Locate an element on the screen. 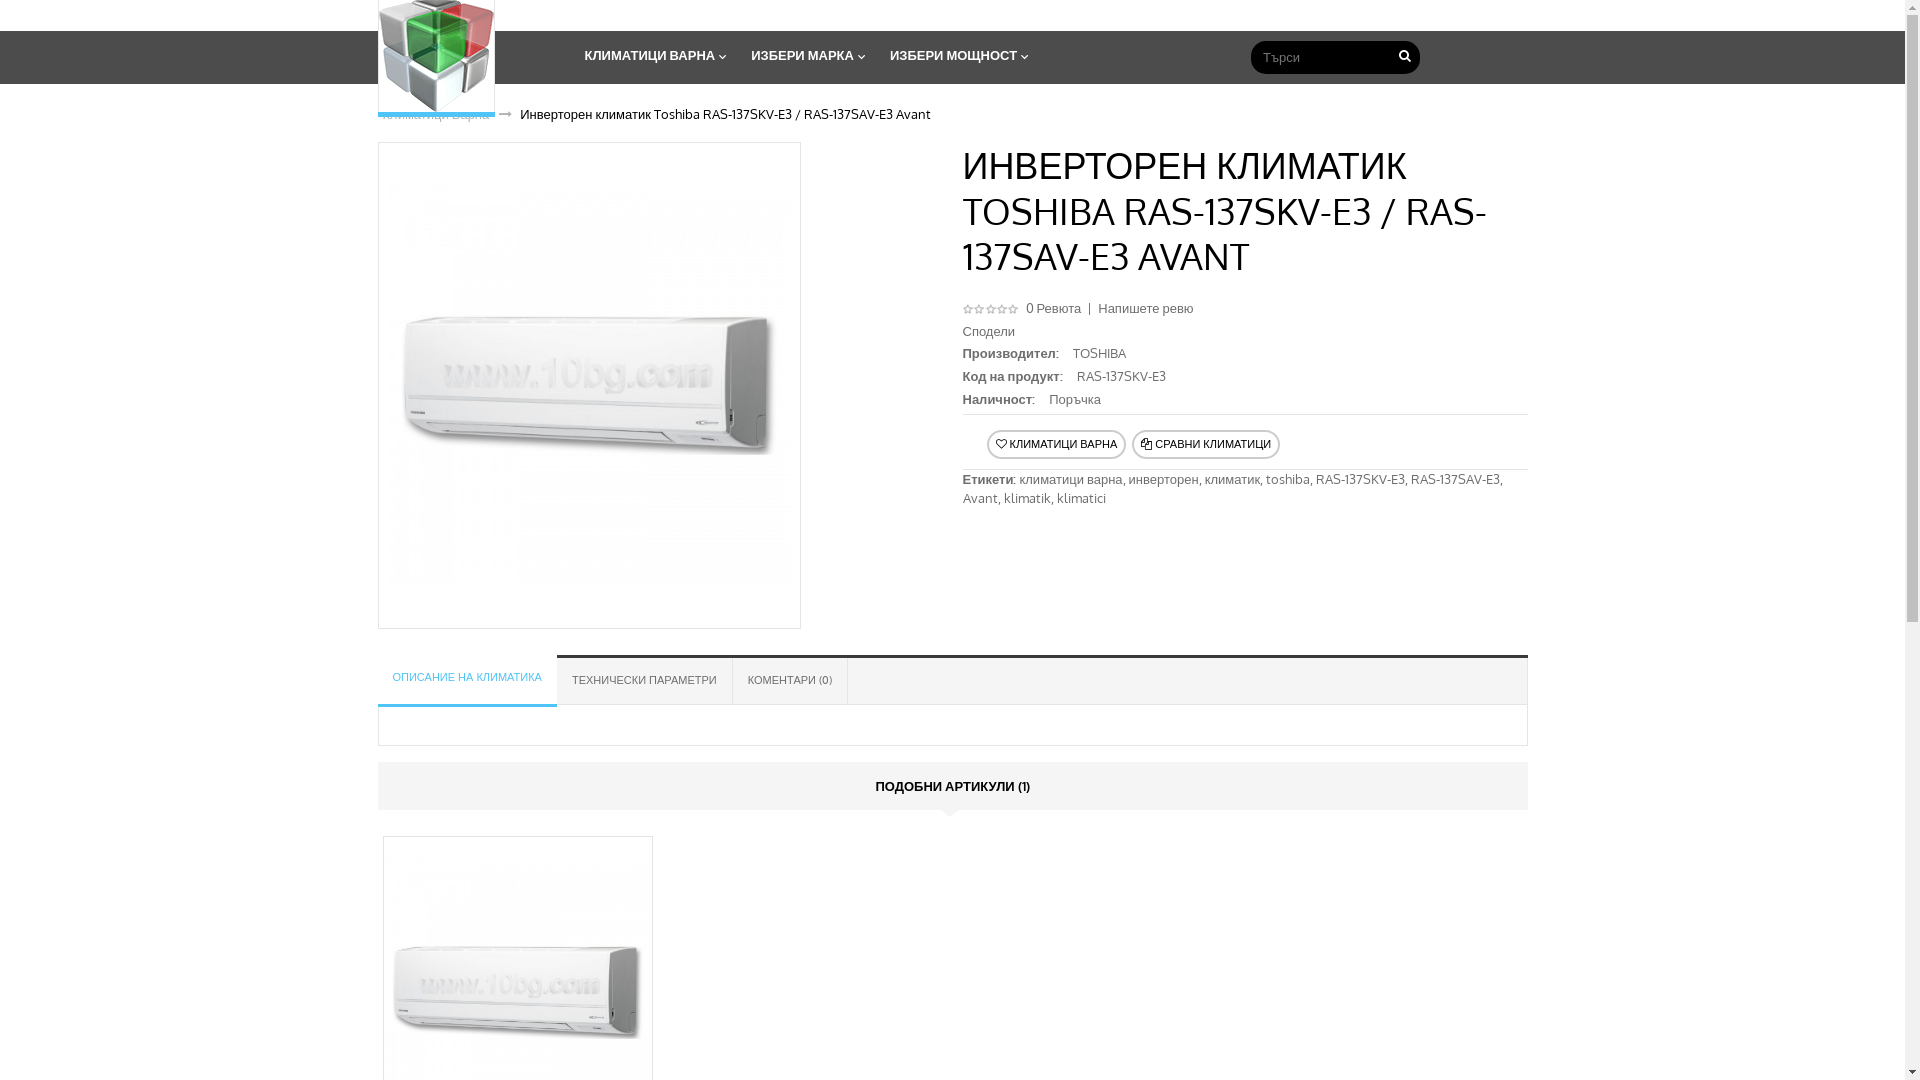 This screenshot has height=1080, width=1920. 'klimatik' is located at coordinates (1027, 496).